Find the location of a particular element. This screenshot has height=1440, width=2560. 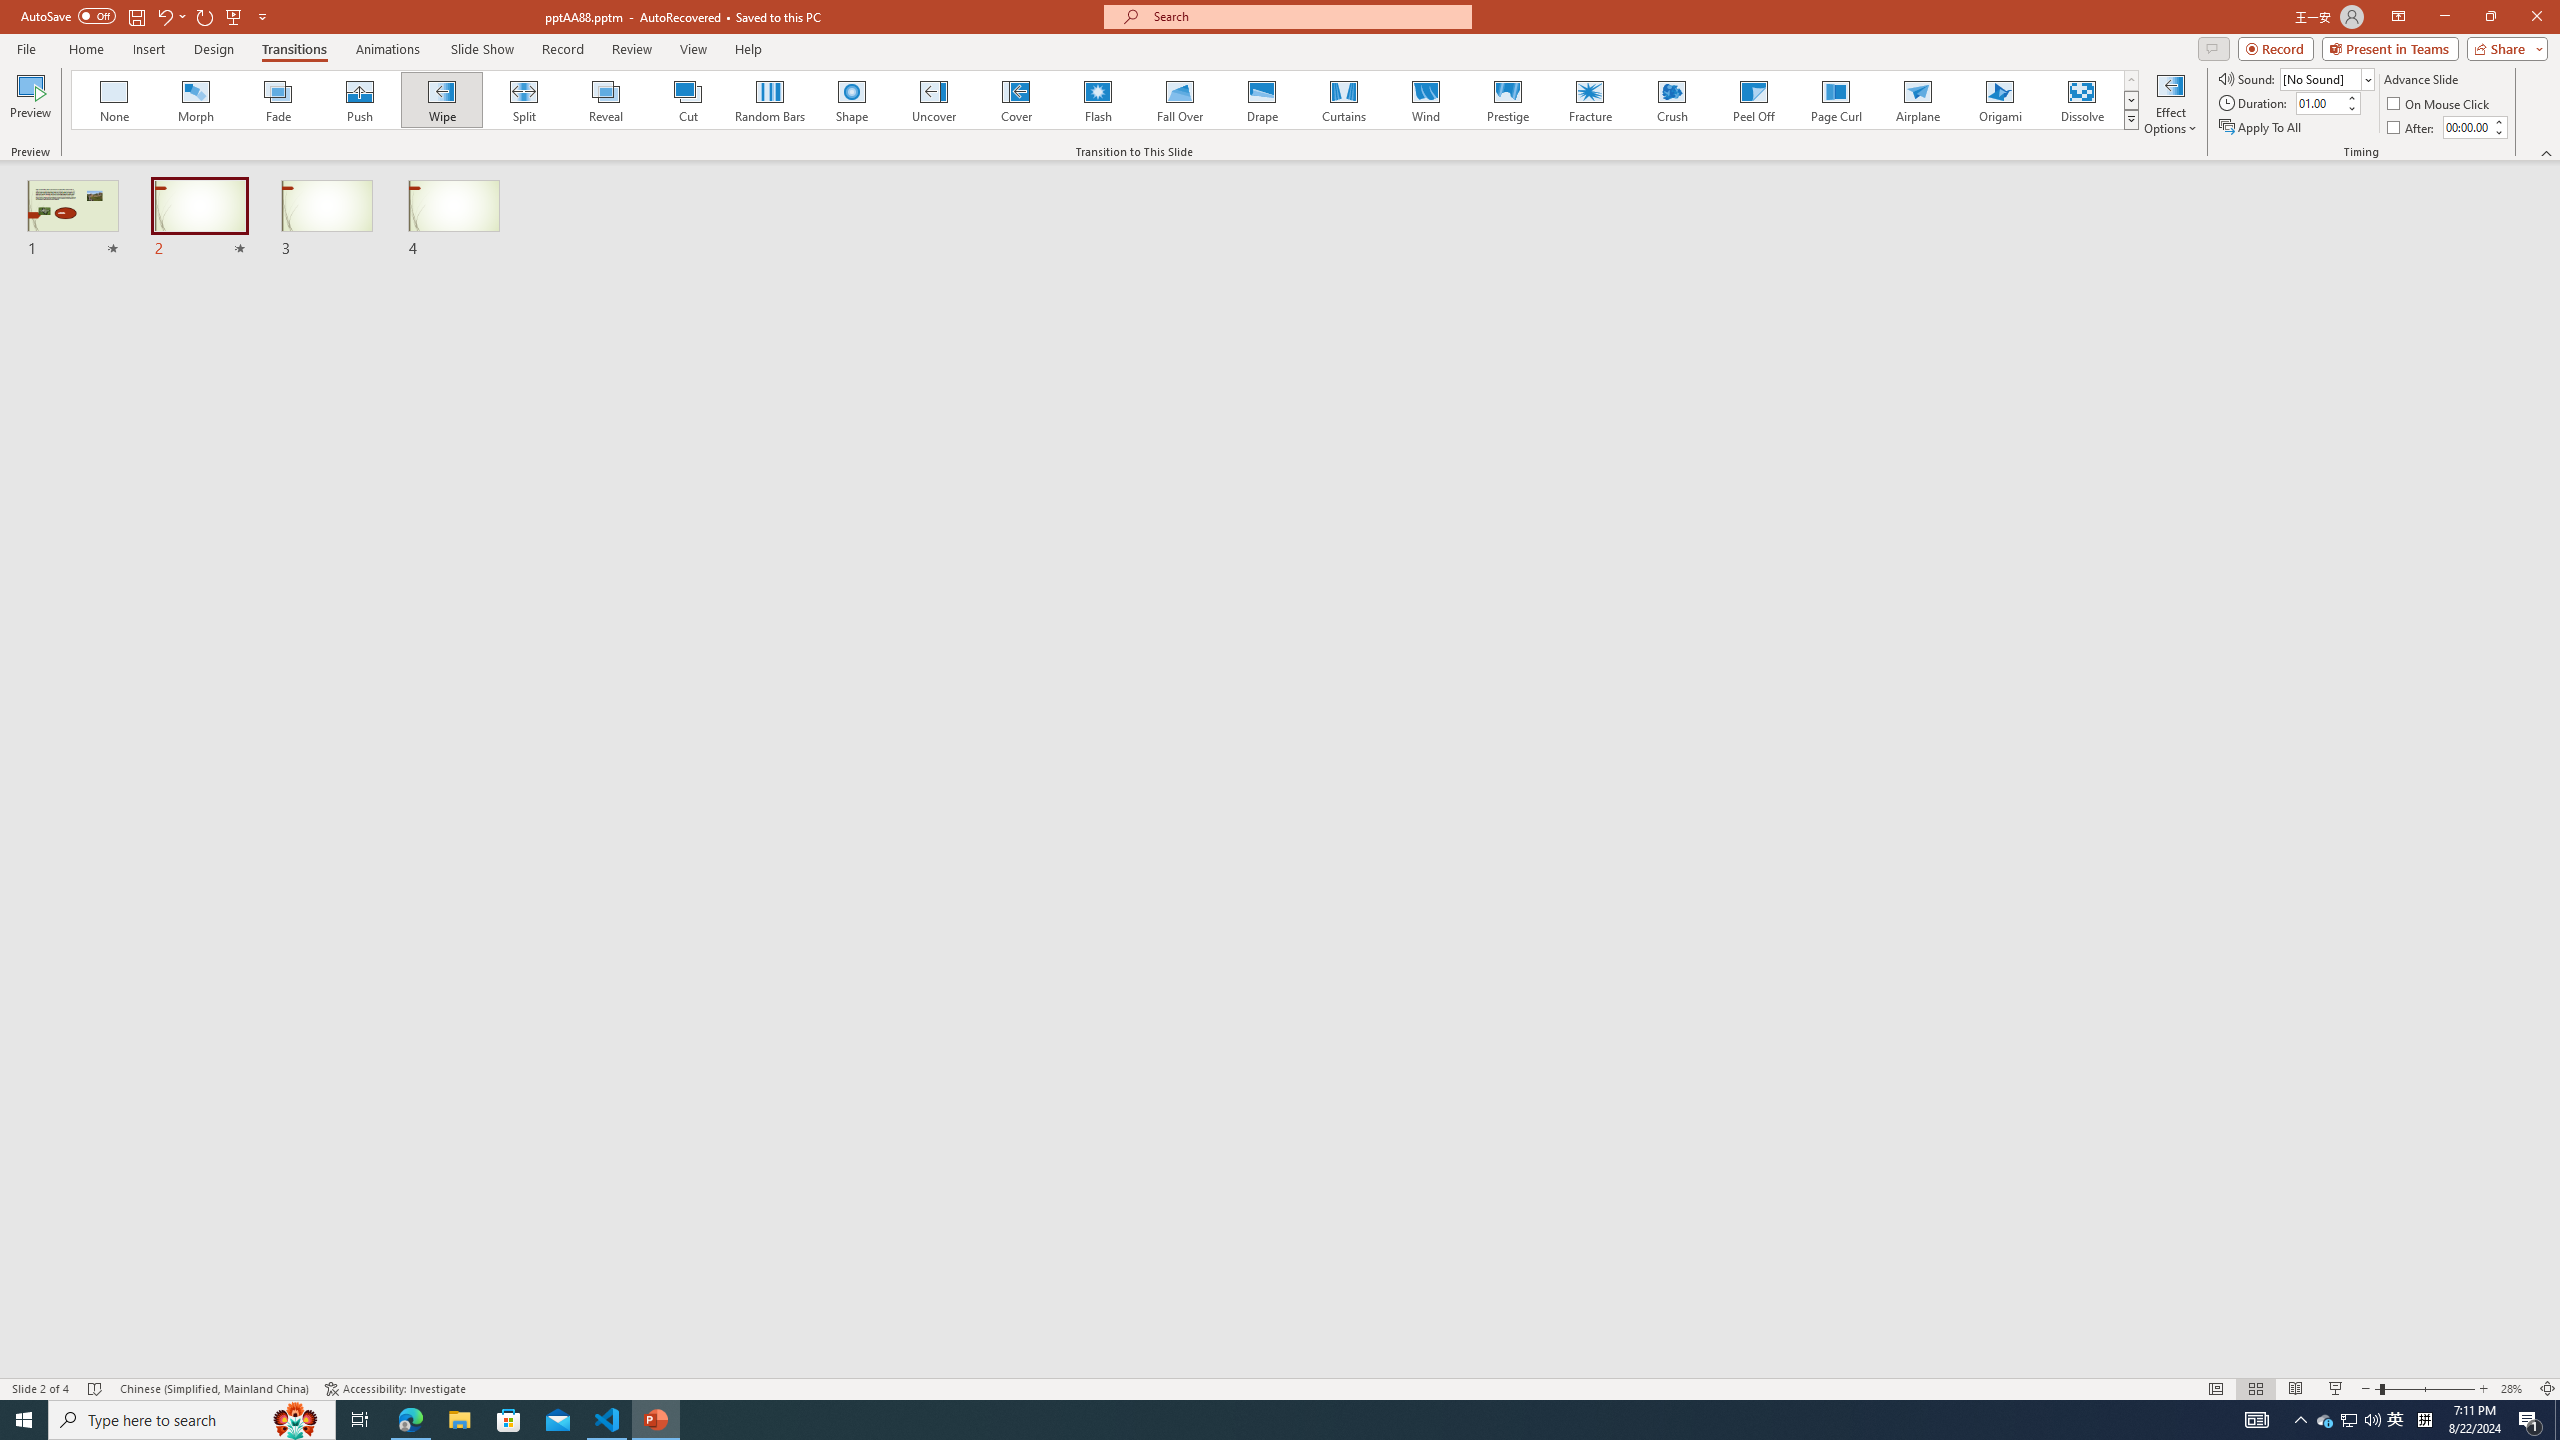

'Reveal' is located at coordinates (606, 99).